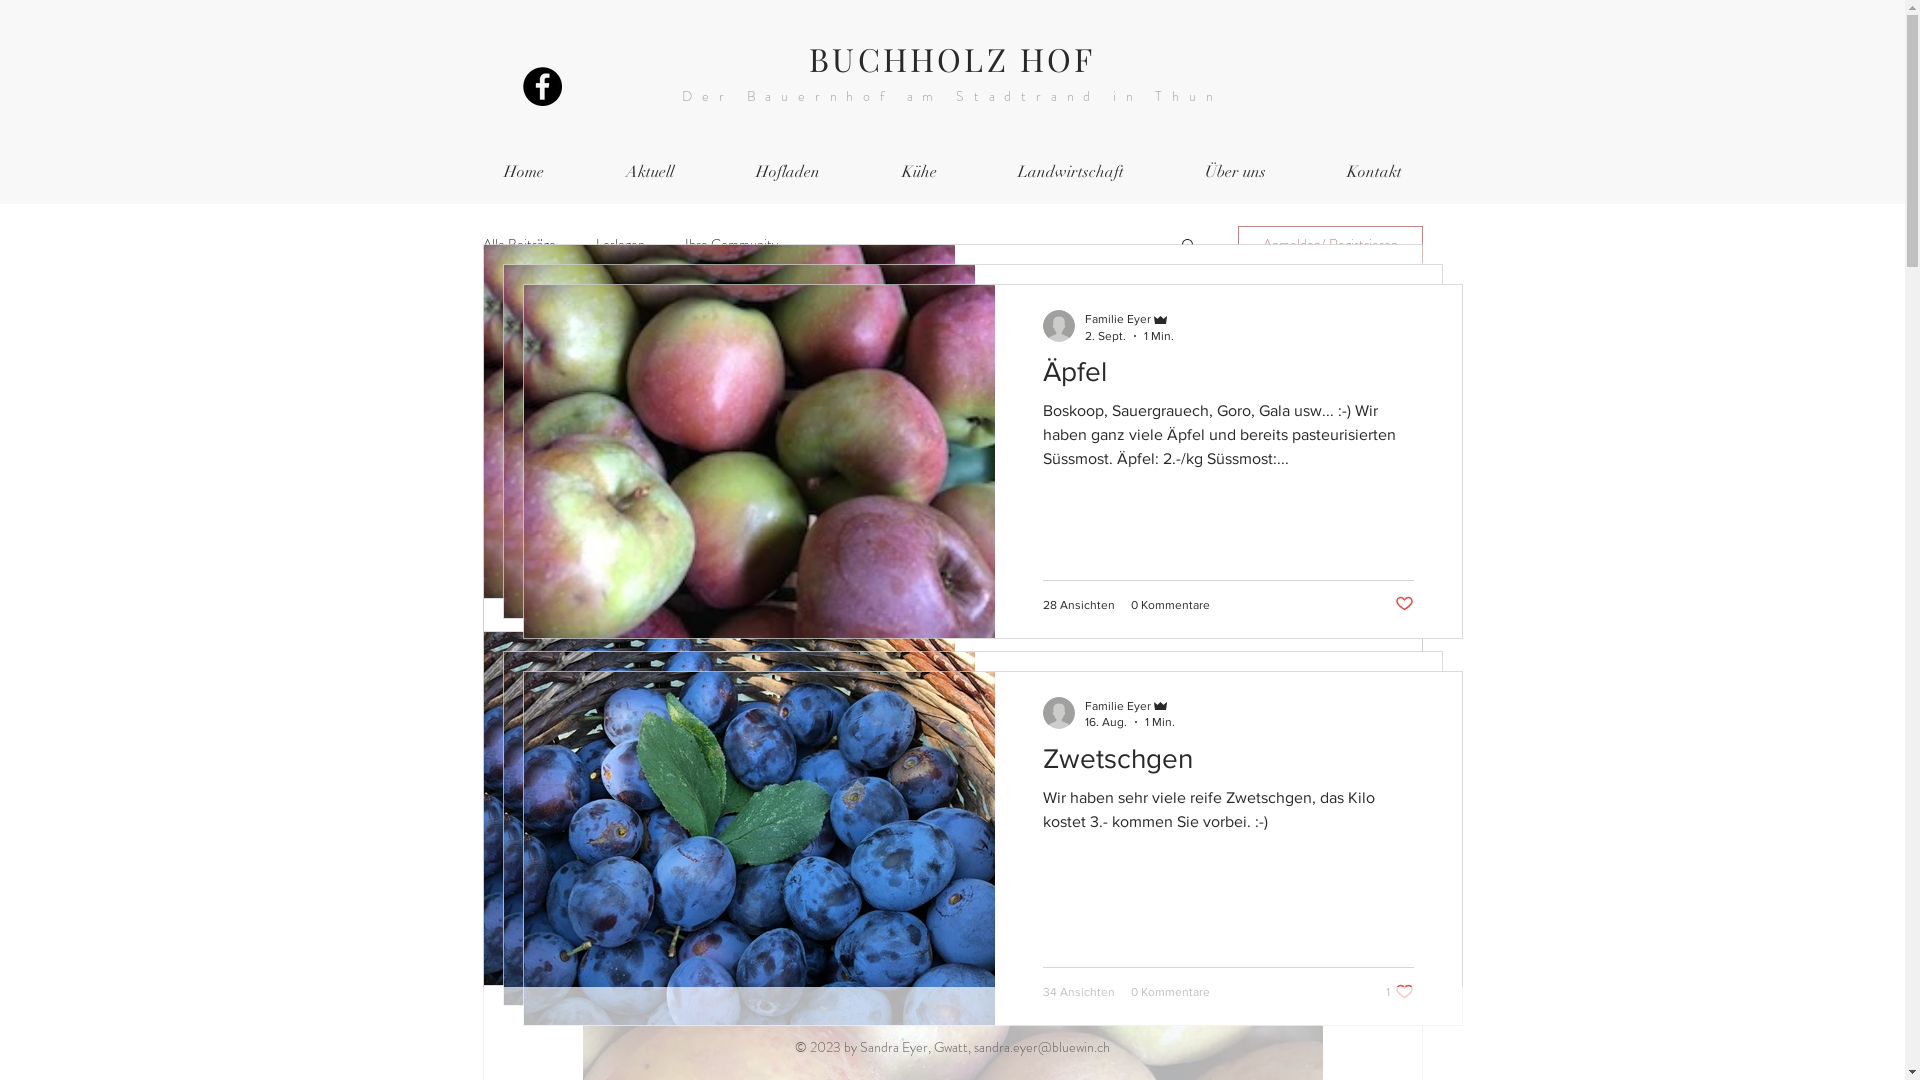 The image size is (1920, 1080). What do you see at coordinates (594, 242) in the screenshot?
I see `'Loslegen'` at bounding box center [594, 242].